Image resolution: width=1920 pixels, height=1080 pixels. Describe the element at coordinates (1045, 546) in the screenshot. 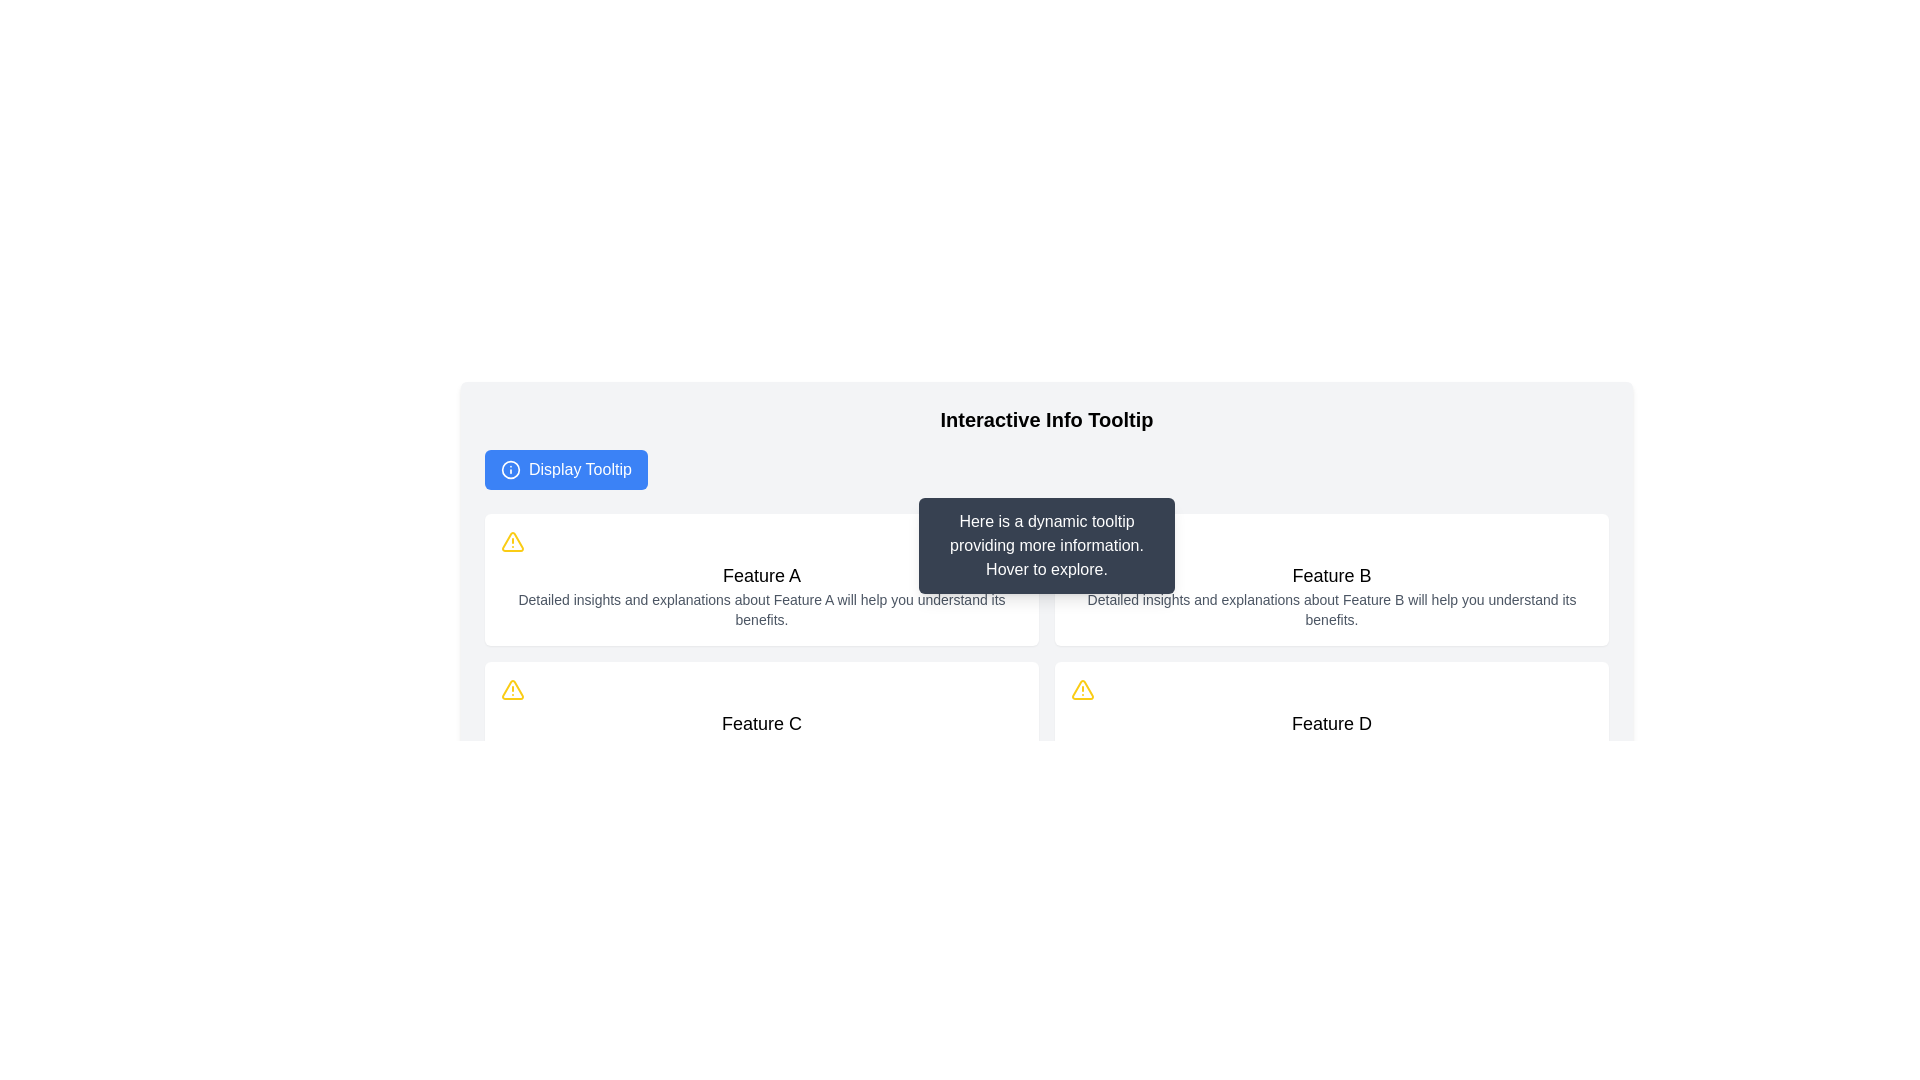

I see `the tooltip with a dark gray background and white text that reads 'Here is a dynamic tooltip providing more information.'` at that location.